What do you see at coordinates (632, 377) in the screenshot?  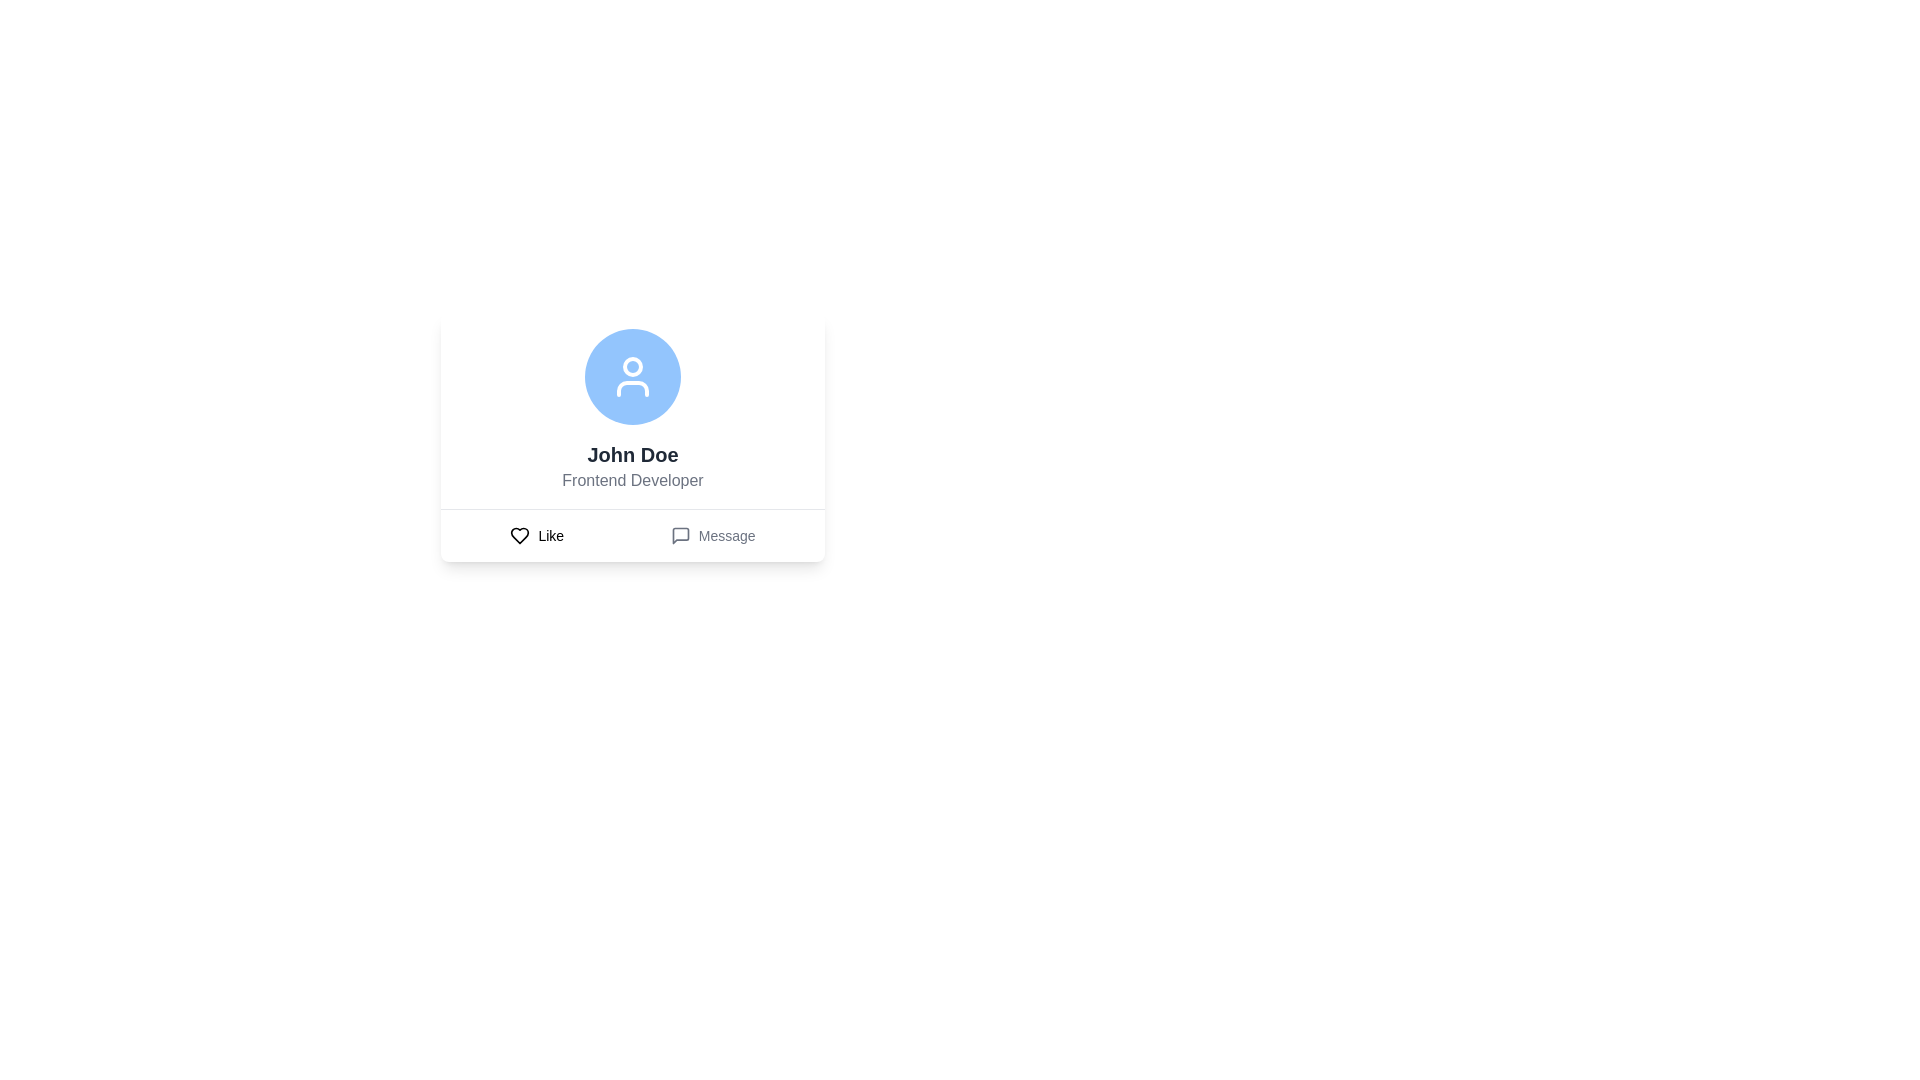 I see `the user's profile avatar icon, which is located at the center of a blue circular background in the upper-middle part of a card displaying the name 'John Doe' and subtext 'Frontend Developer'` at bounding box center [632, 377].